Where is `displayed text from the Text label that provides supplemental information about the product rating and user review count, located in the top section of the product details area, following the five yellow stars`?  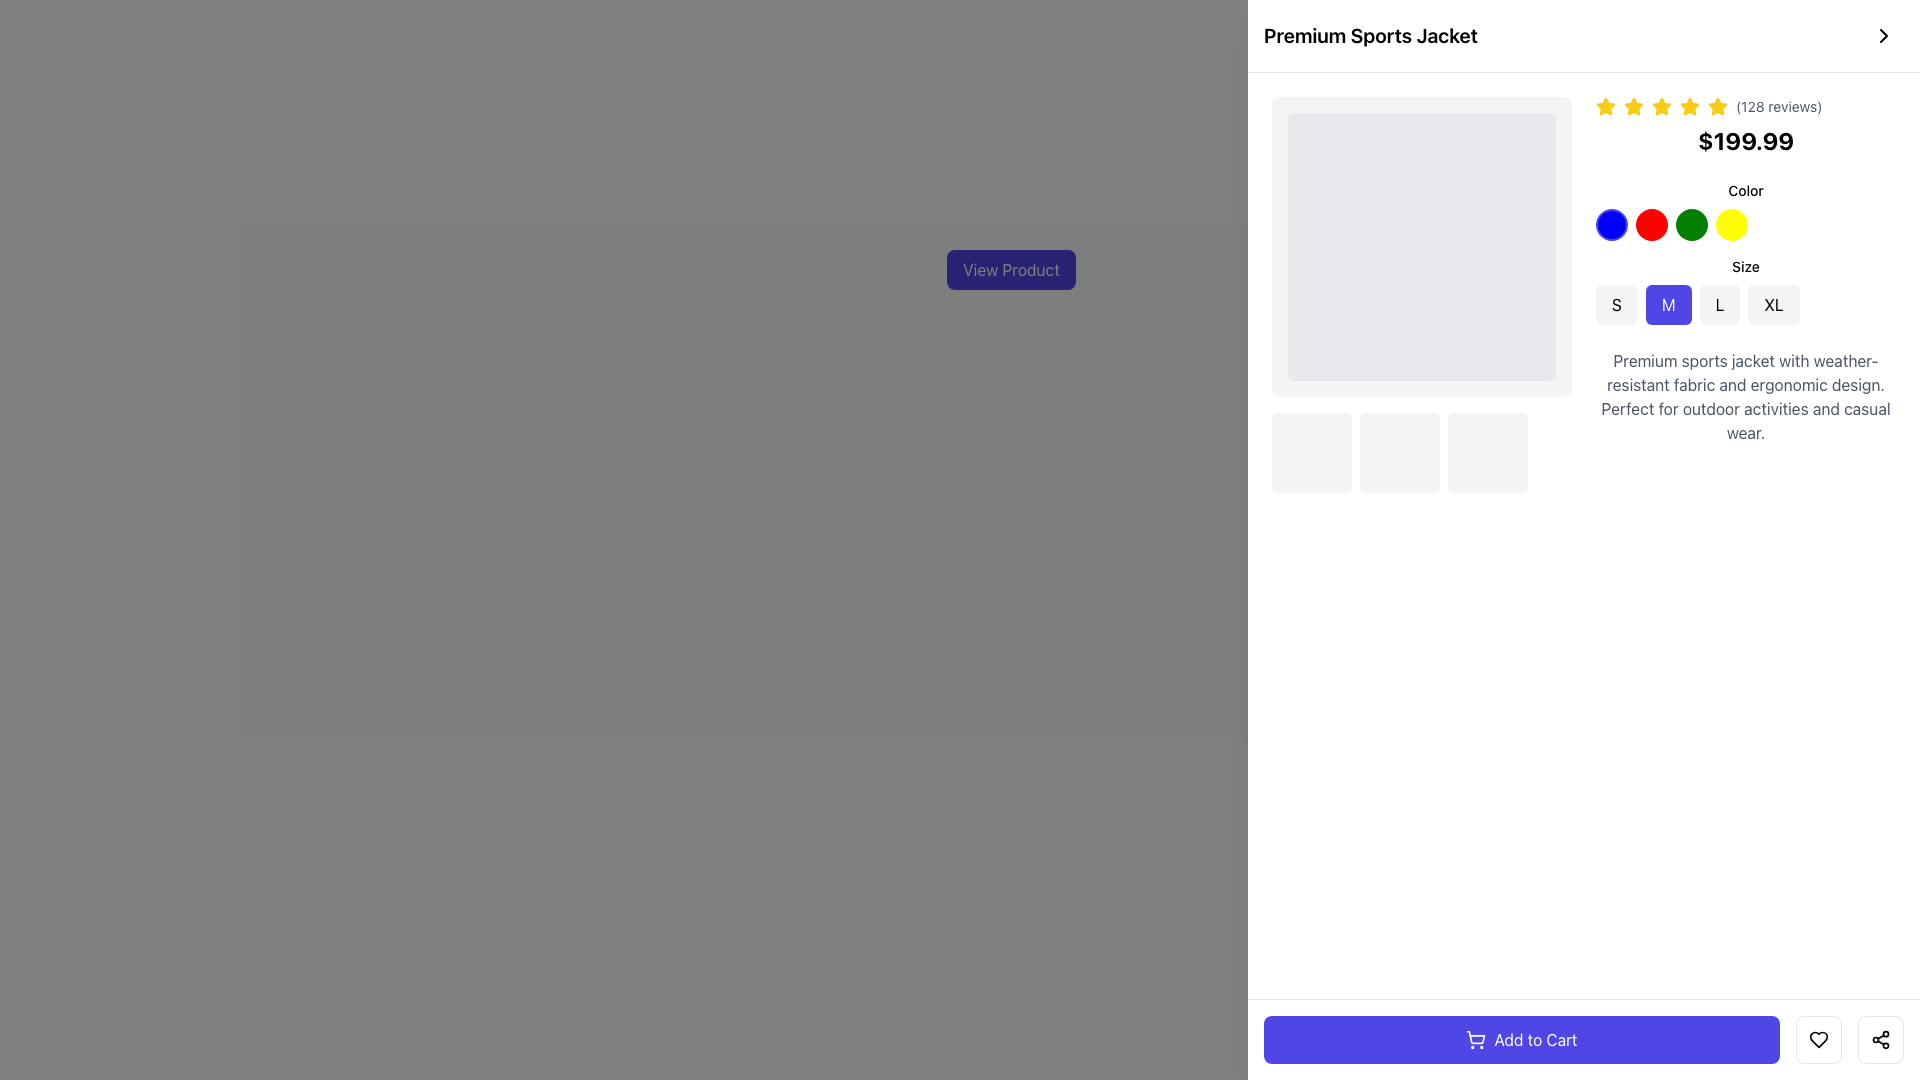 displayed text from the Text label that provides supplemental information about the product rating and user review count, located in the top section of the product details area, following the five yellow stars is located at coordinates (1745, 107).